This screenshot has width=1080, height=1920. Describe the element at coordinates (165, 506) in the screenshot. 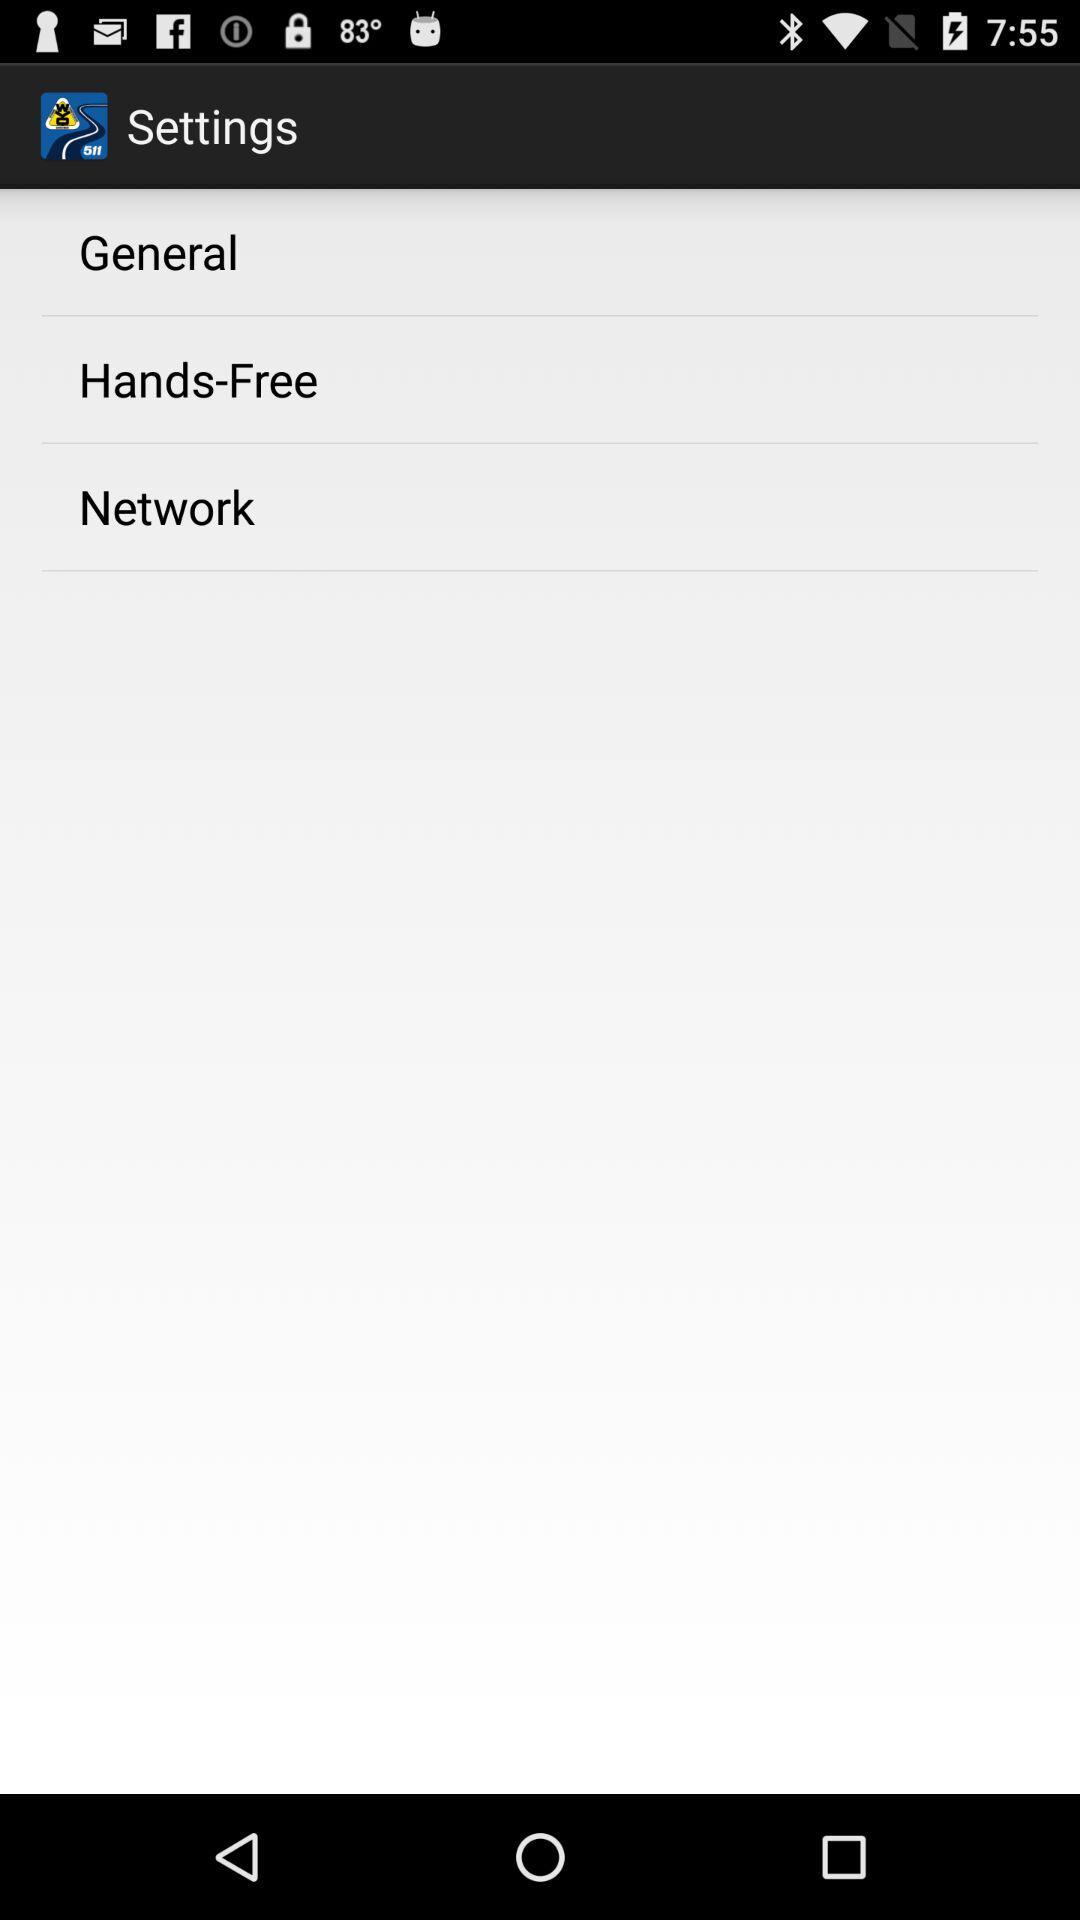

I see `the network icon` at that location.